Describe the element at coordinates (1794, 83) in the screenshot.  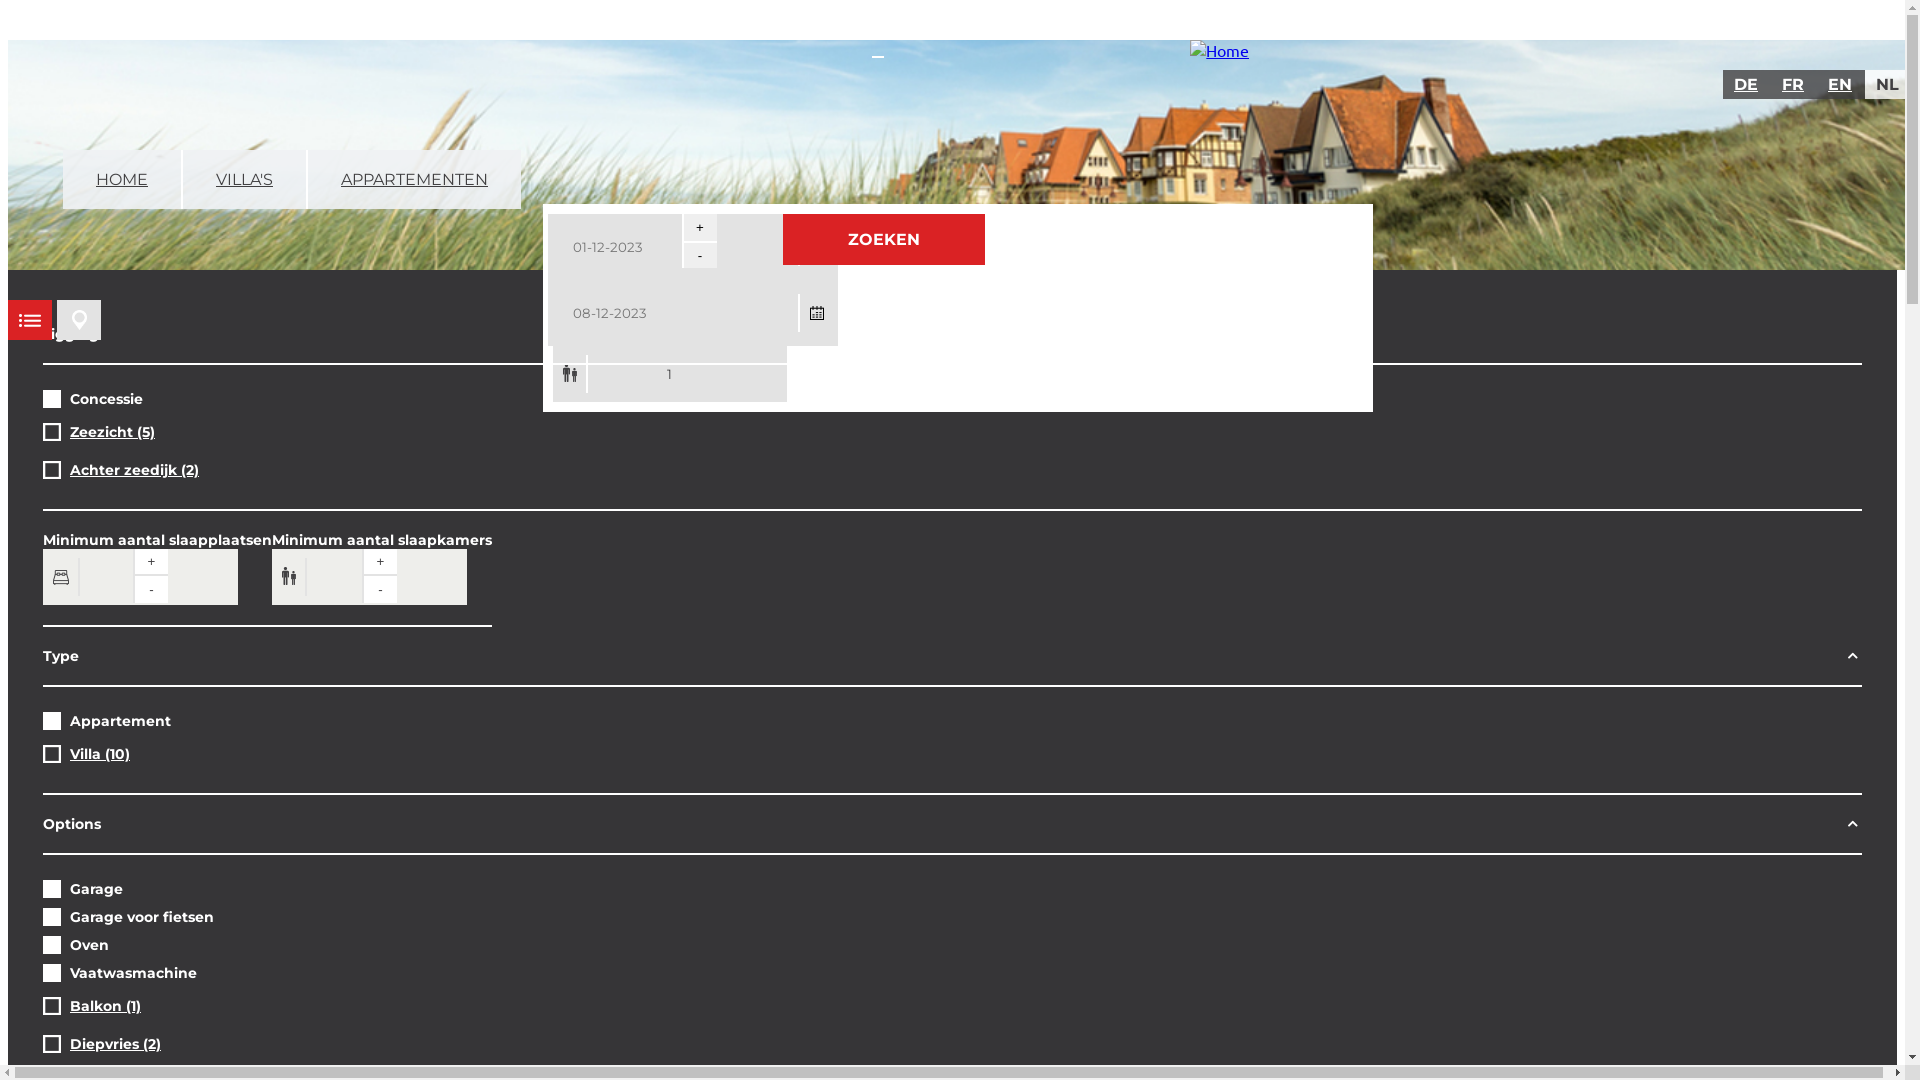
I see `'FR'` at that location.